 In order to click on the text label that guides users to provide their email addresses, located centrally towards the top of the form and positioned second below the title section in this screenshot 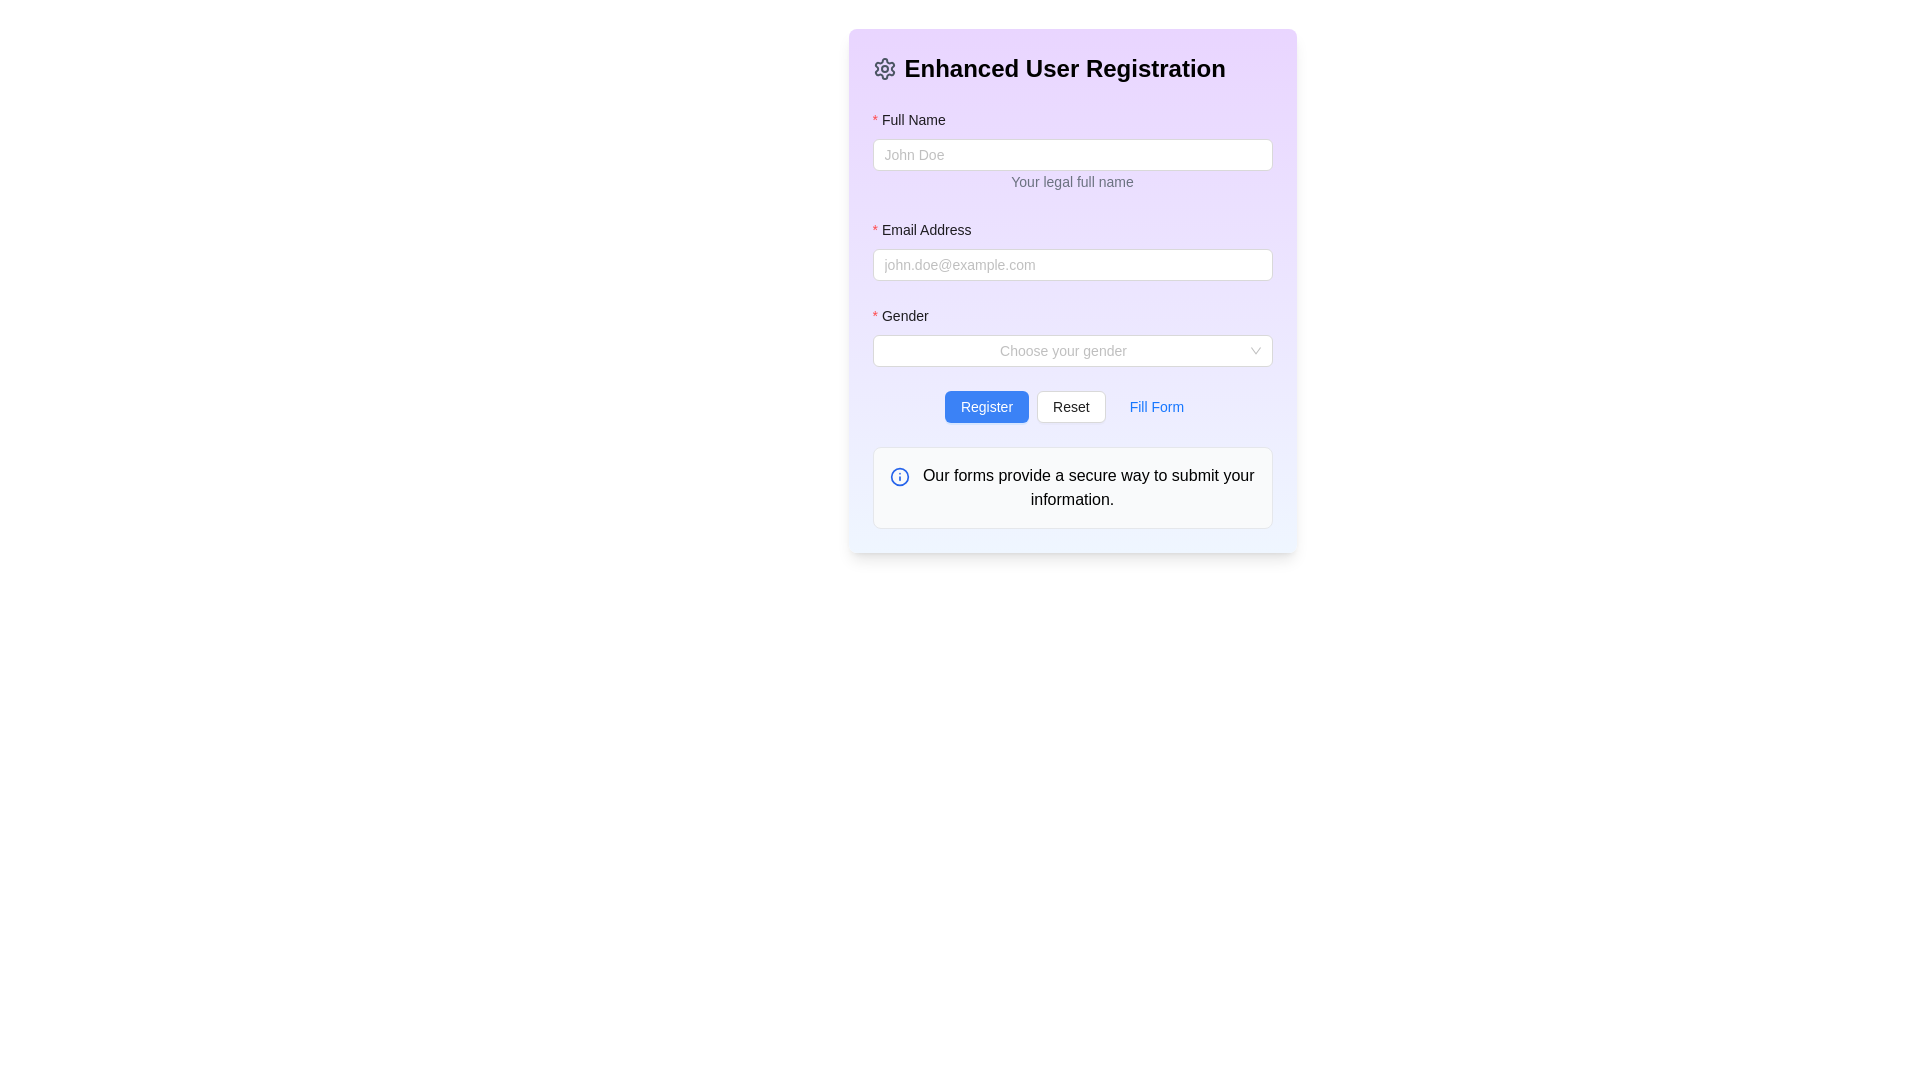, I will do `click(927, 229)`.